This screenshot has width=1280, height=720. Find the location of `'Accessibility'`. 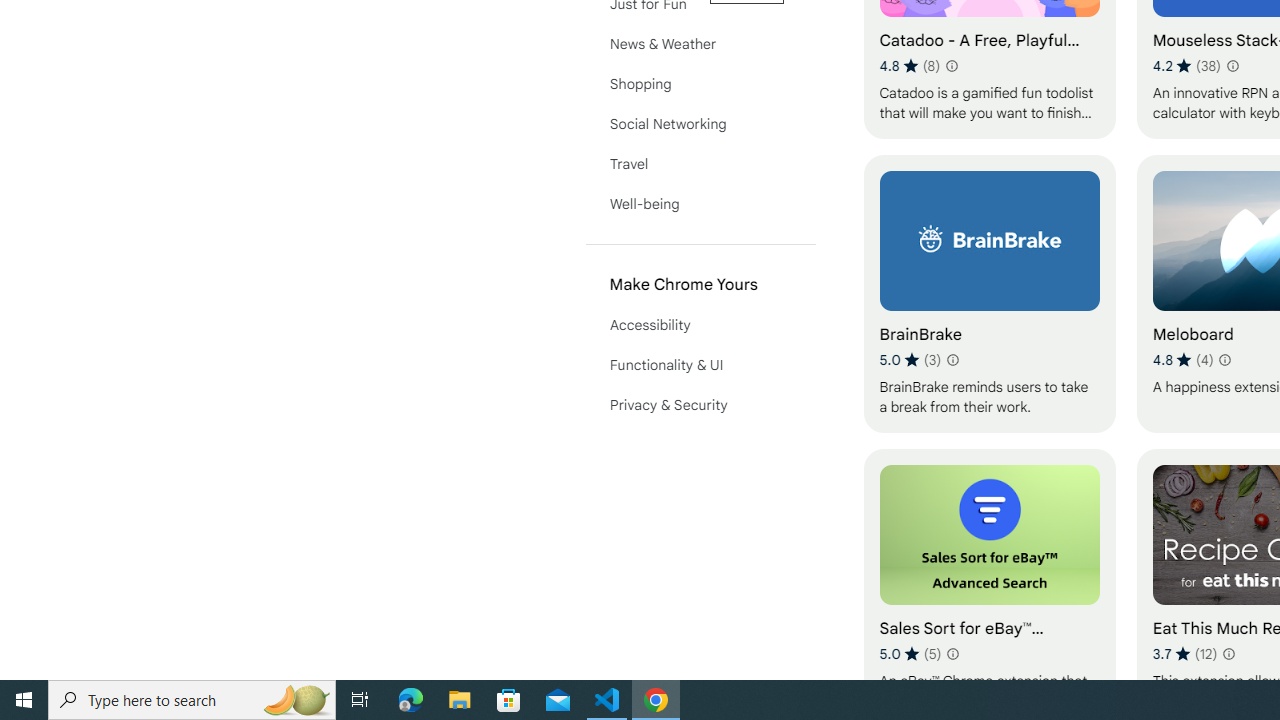

'Accessibility' is located at coordinates (700, 324).